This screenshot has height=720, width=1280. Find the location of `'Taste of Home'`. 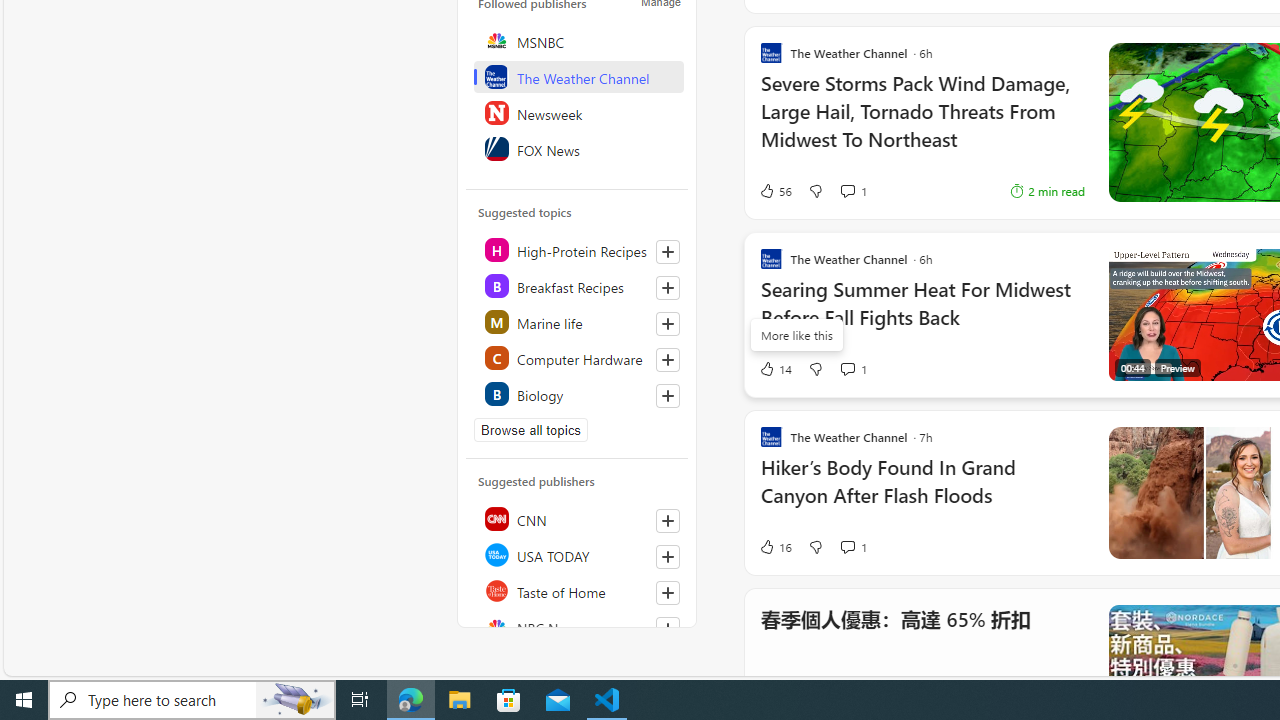

'Taste of Home' is located at coordinates (577, 590).